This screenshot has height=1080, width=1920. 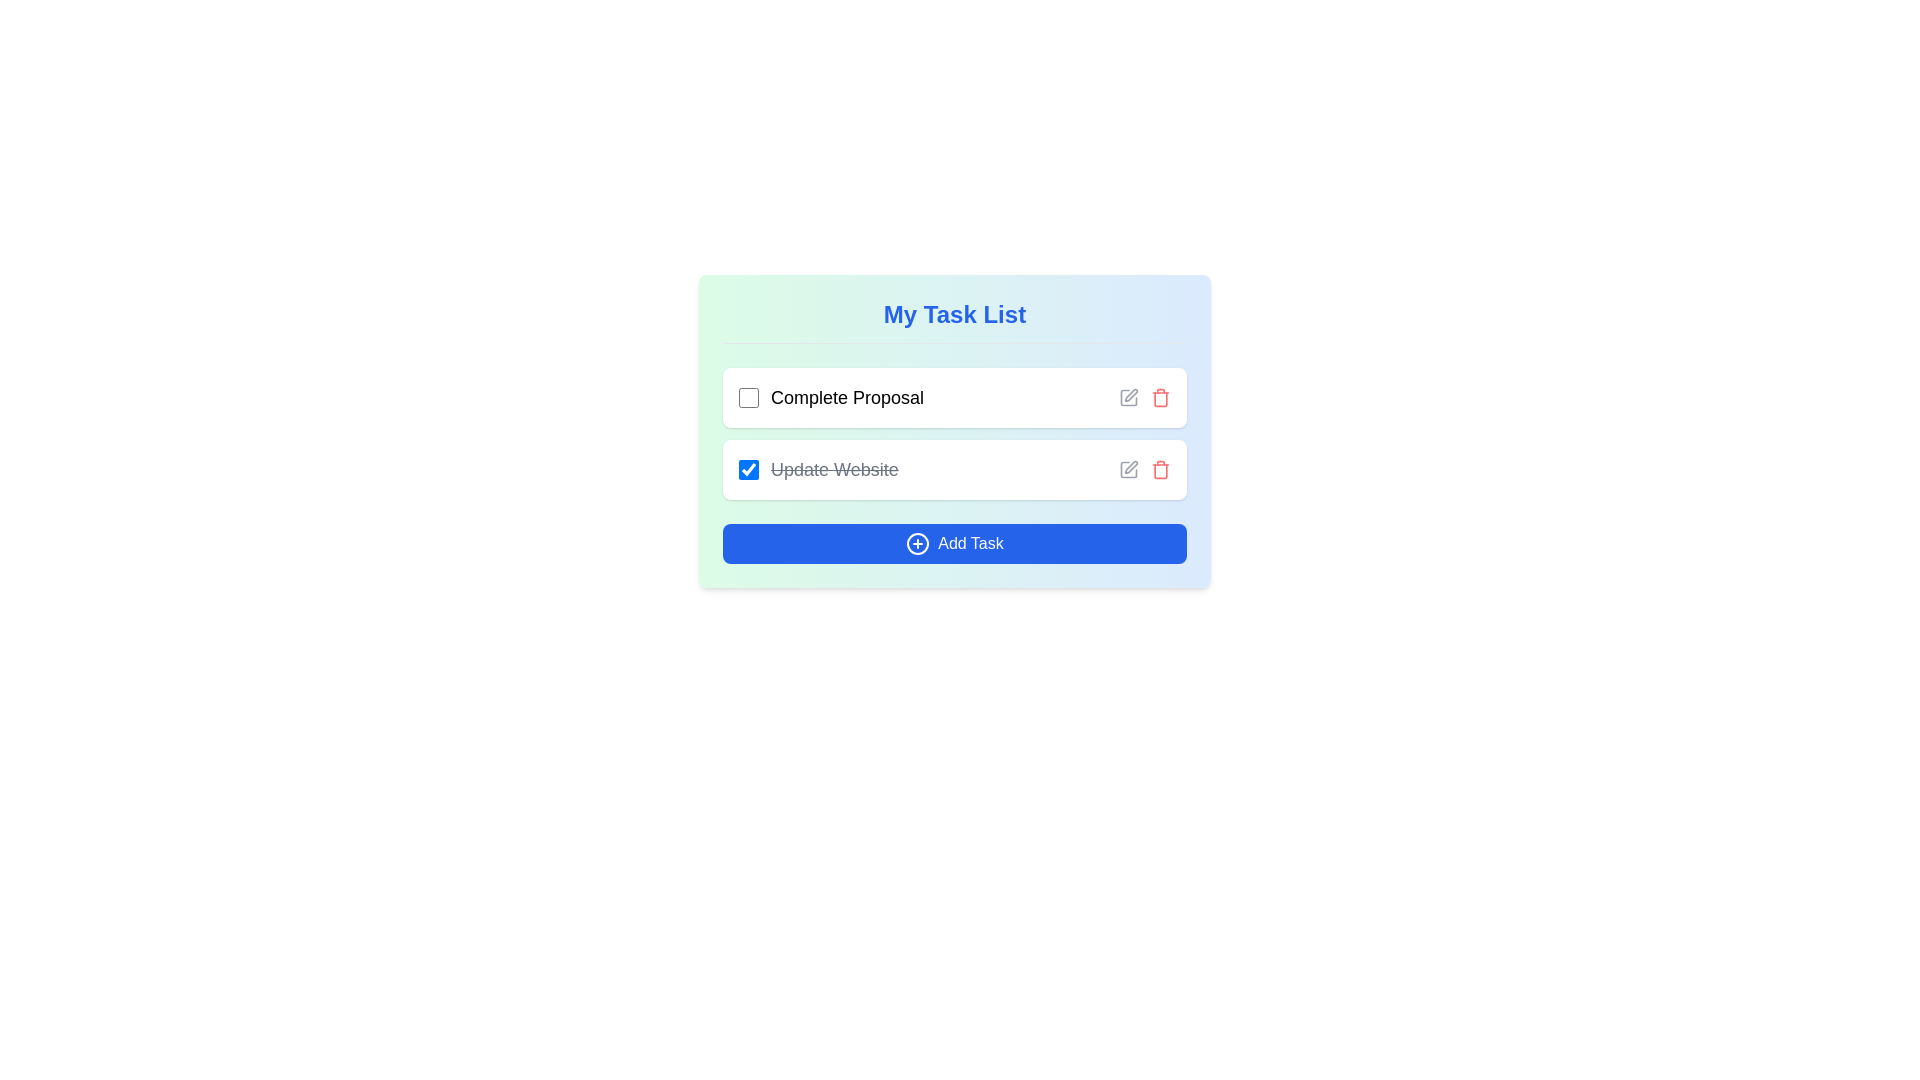 What do you see at coordinates (1128, 397) in the screenshot?
I see `the rectangular outline with rounded corners that forms the outer square of the edit icon in the 'Update Website' task list entry` at bounding box center [1128, 397].